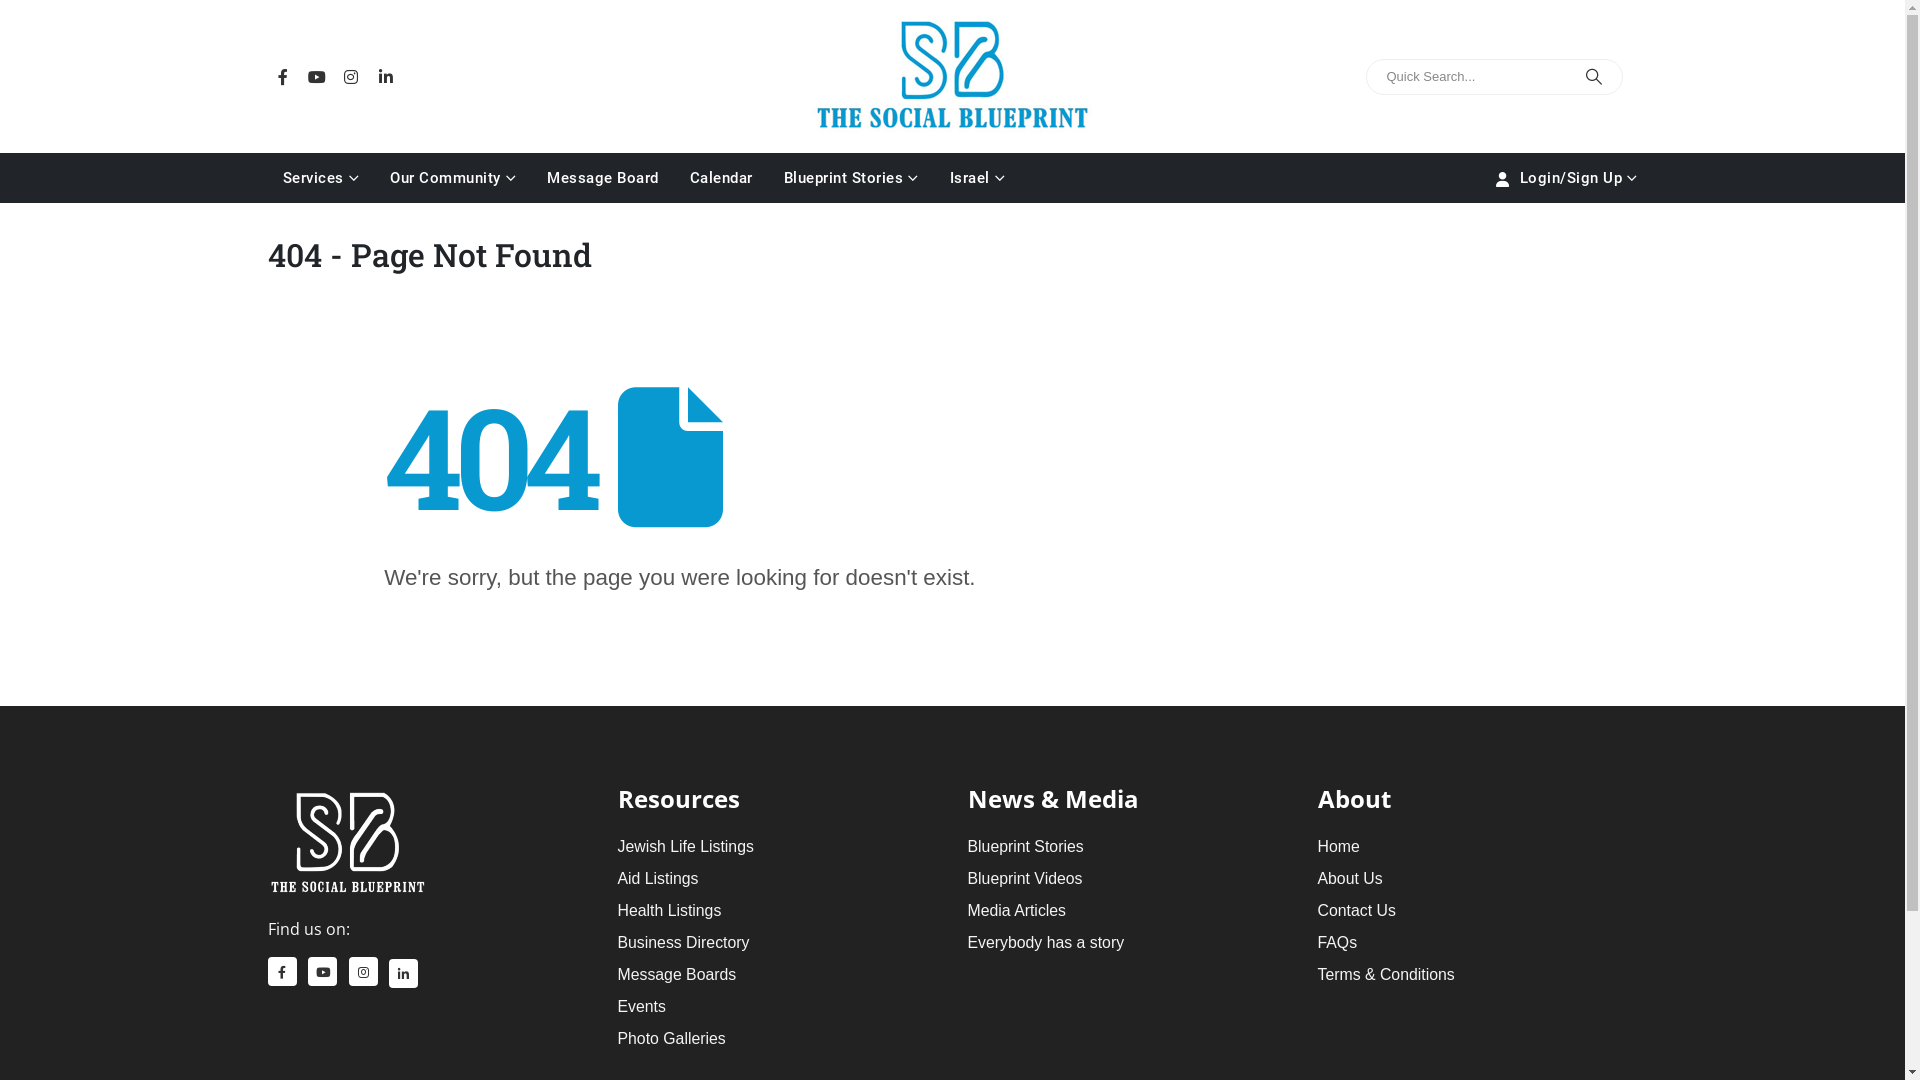 This screenshot has width=1920, height=1080. I want to click on 'Home', so click(1339, 846).